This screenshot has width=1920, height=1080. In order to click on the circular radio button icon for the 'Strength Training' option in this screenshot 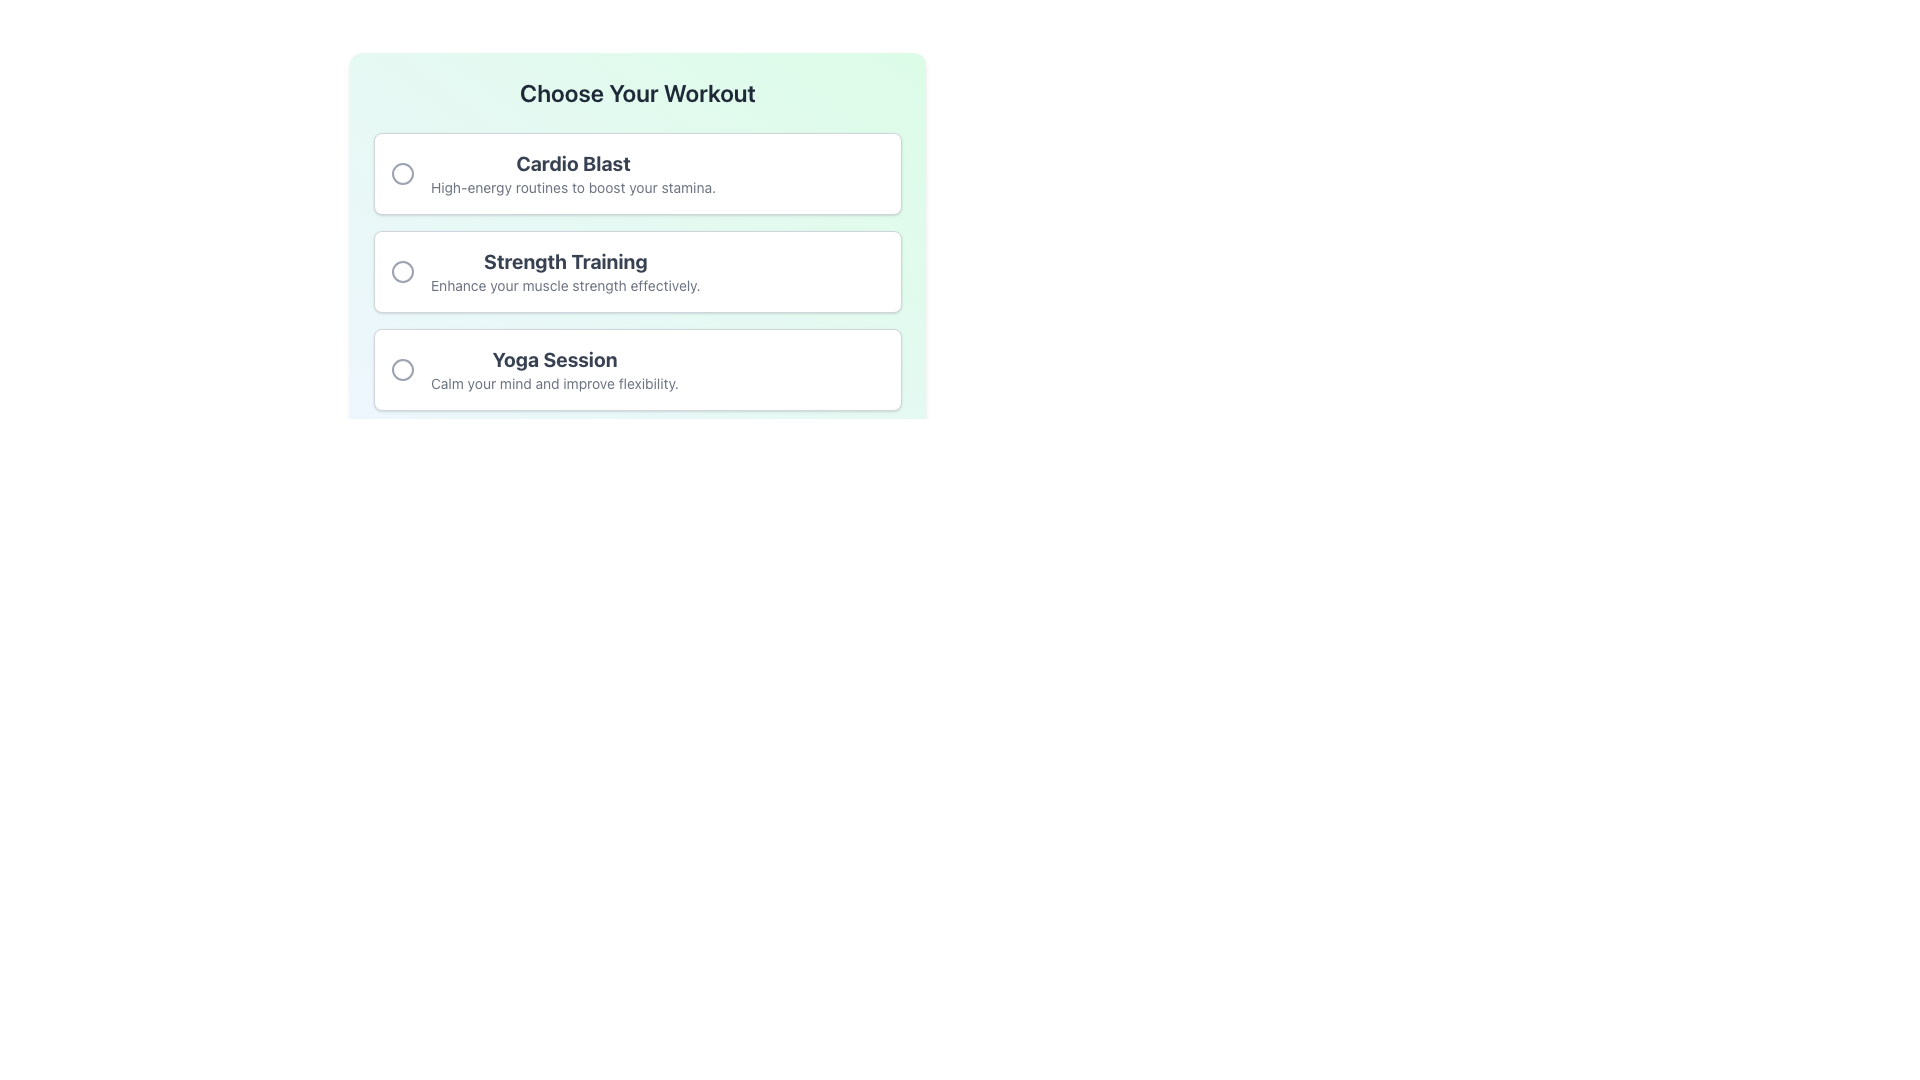, I will do `click(402, 272)`.